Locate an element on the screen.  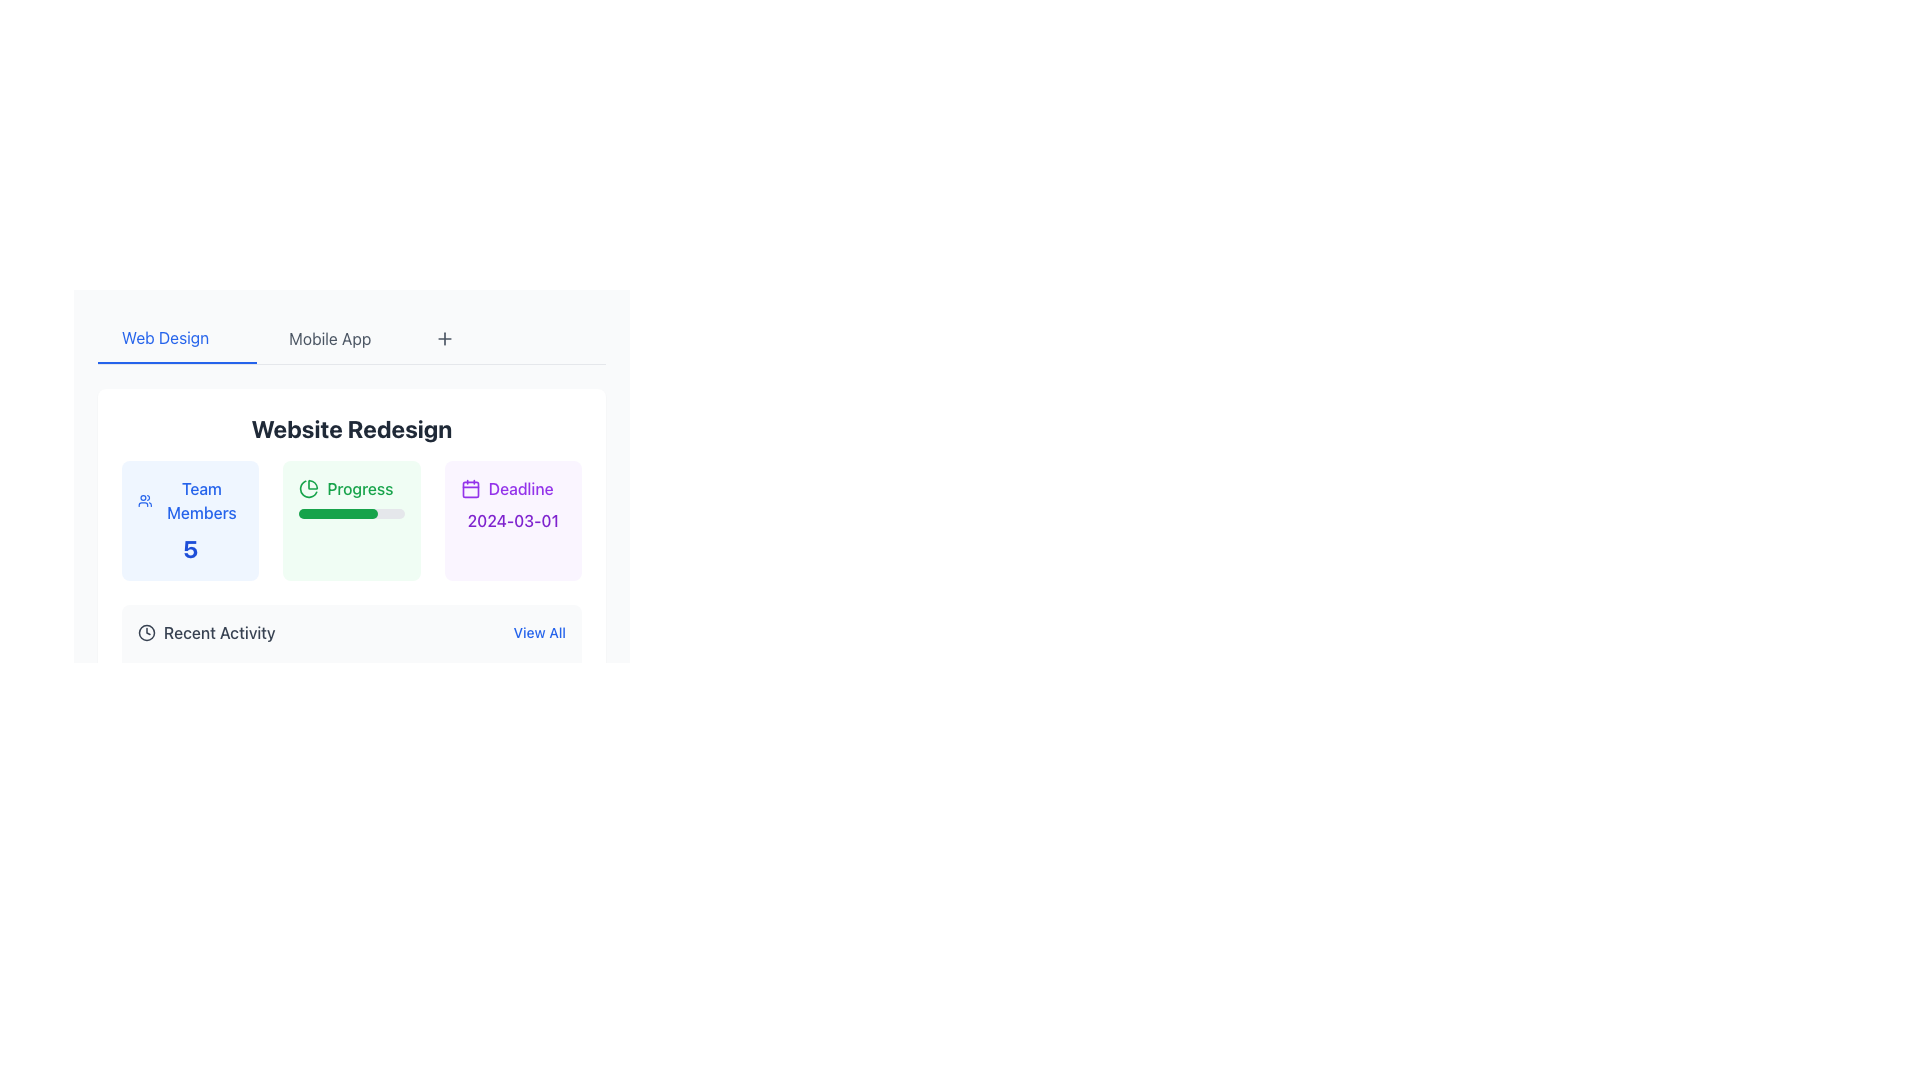
the purple calendar icon associated with the 'Deadline' label located on the rightmost side of the horizontally aligned row of icons and text labels is located at coordinates (469, 489).